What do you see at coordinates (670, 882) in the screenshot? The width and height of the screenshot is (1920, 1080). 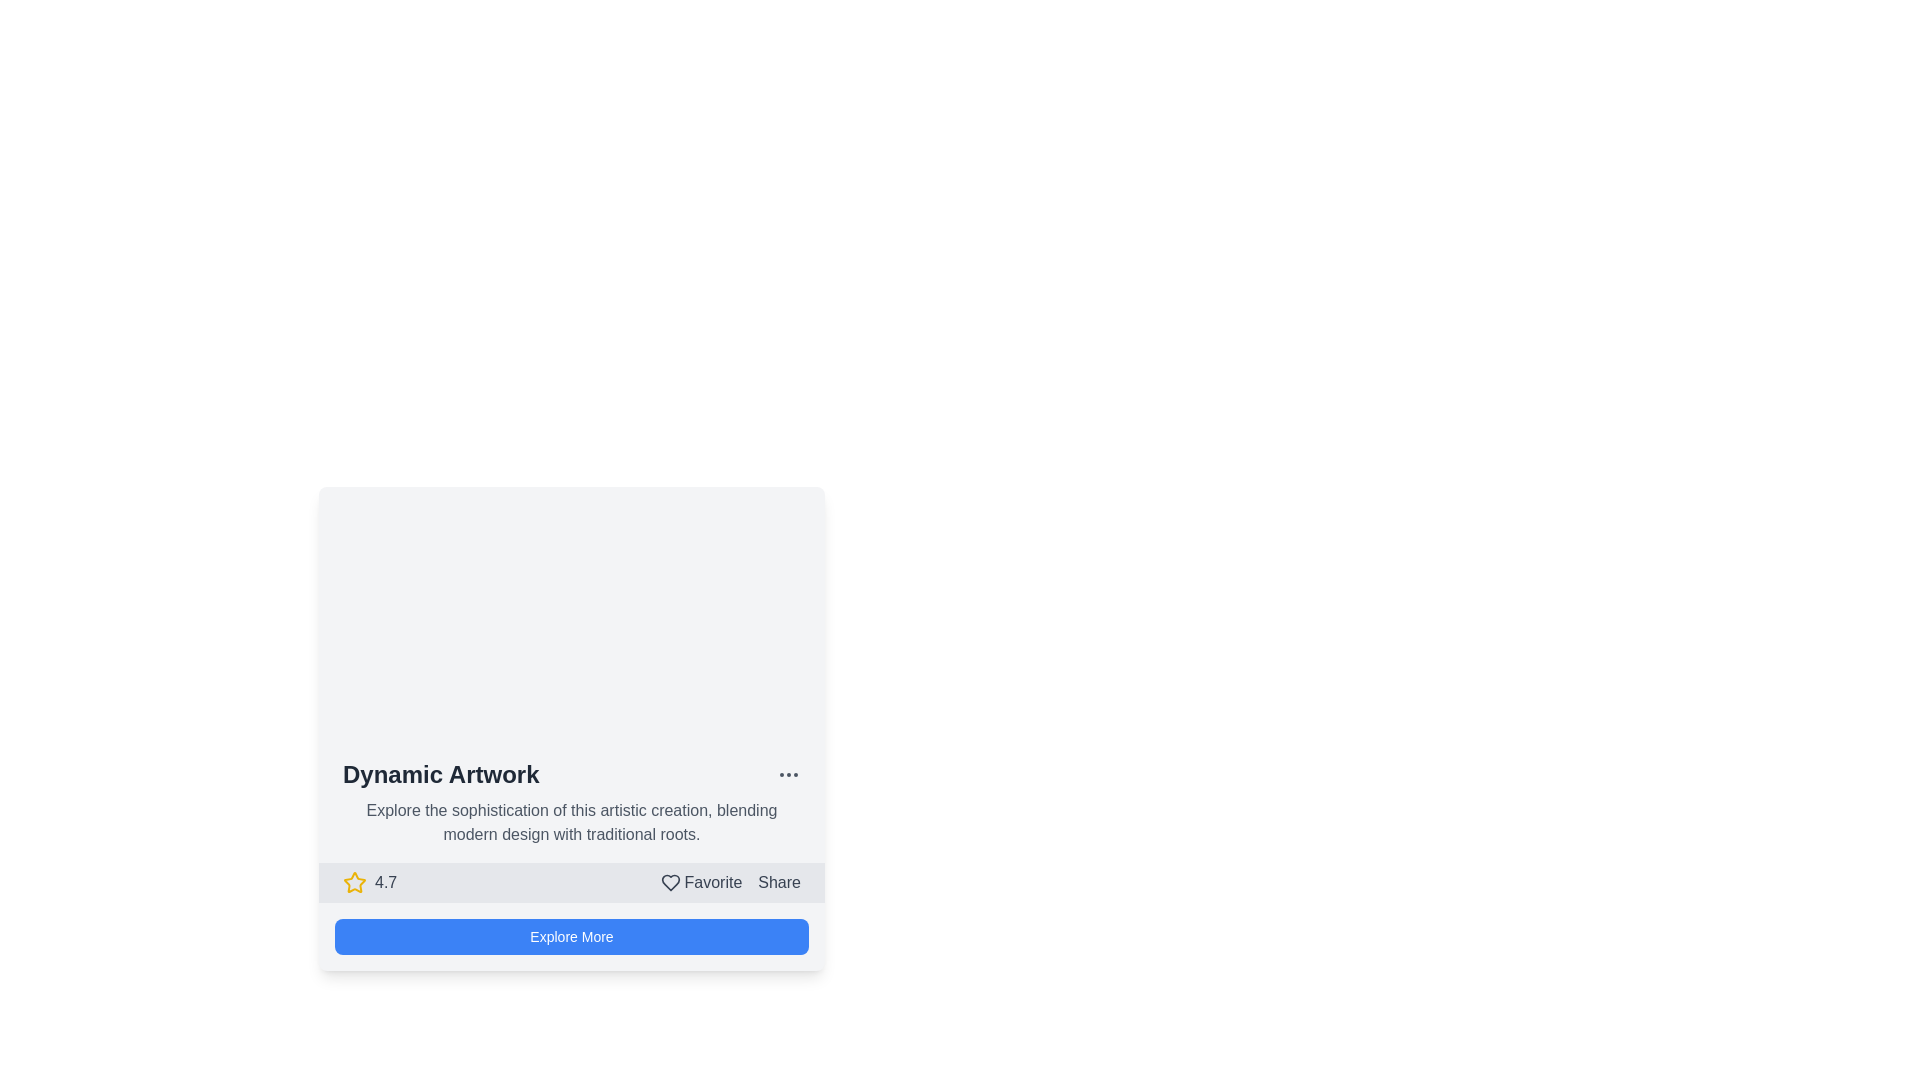 I see `the heart-shaped icon that represents the 'Favorite' option` at bounding box center [670, 882].